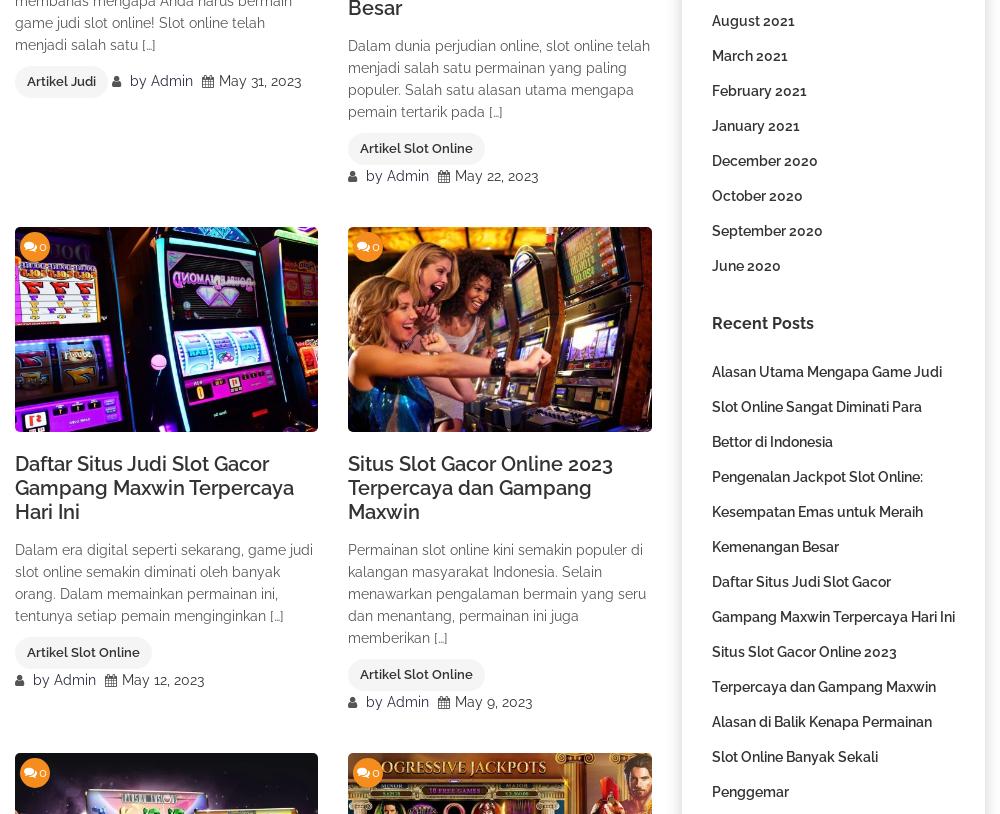 Image resolution: width=1000 pixels, height=814 pixels. Describe the element at coordinates (163, 680) in the screenshot. I see `'May 12, 2023'` at that location.